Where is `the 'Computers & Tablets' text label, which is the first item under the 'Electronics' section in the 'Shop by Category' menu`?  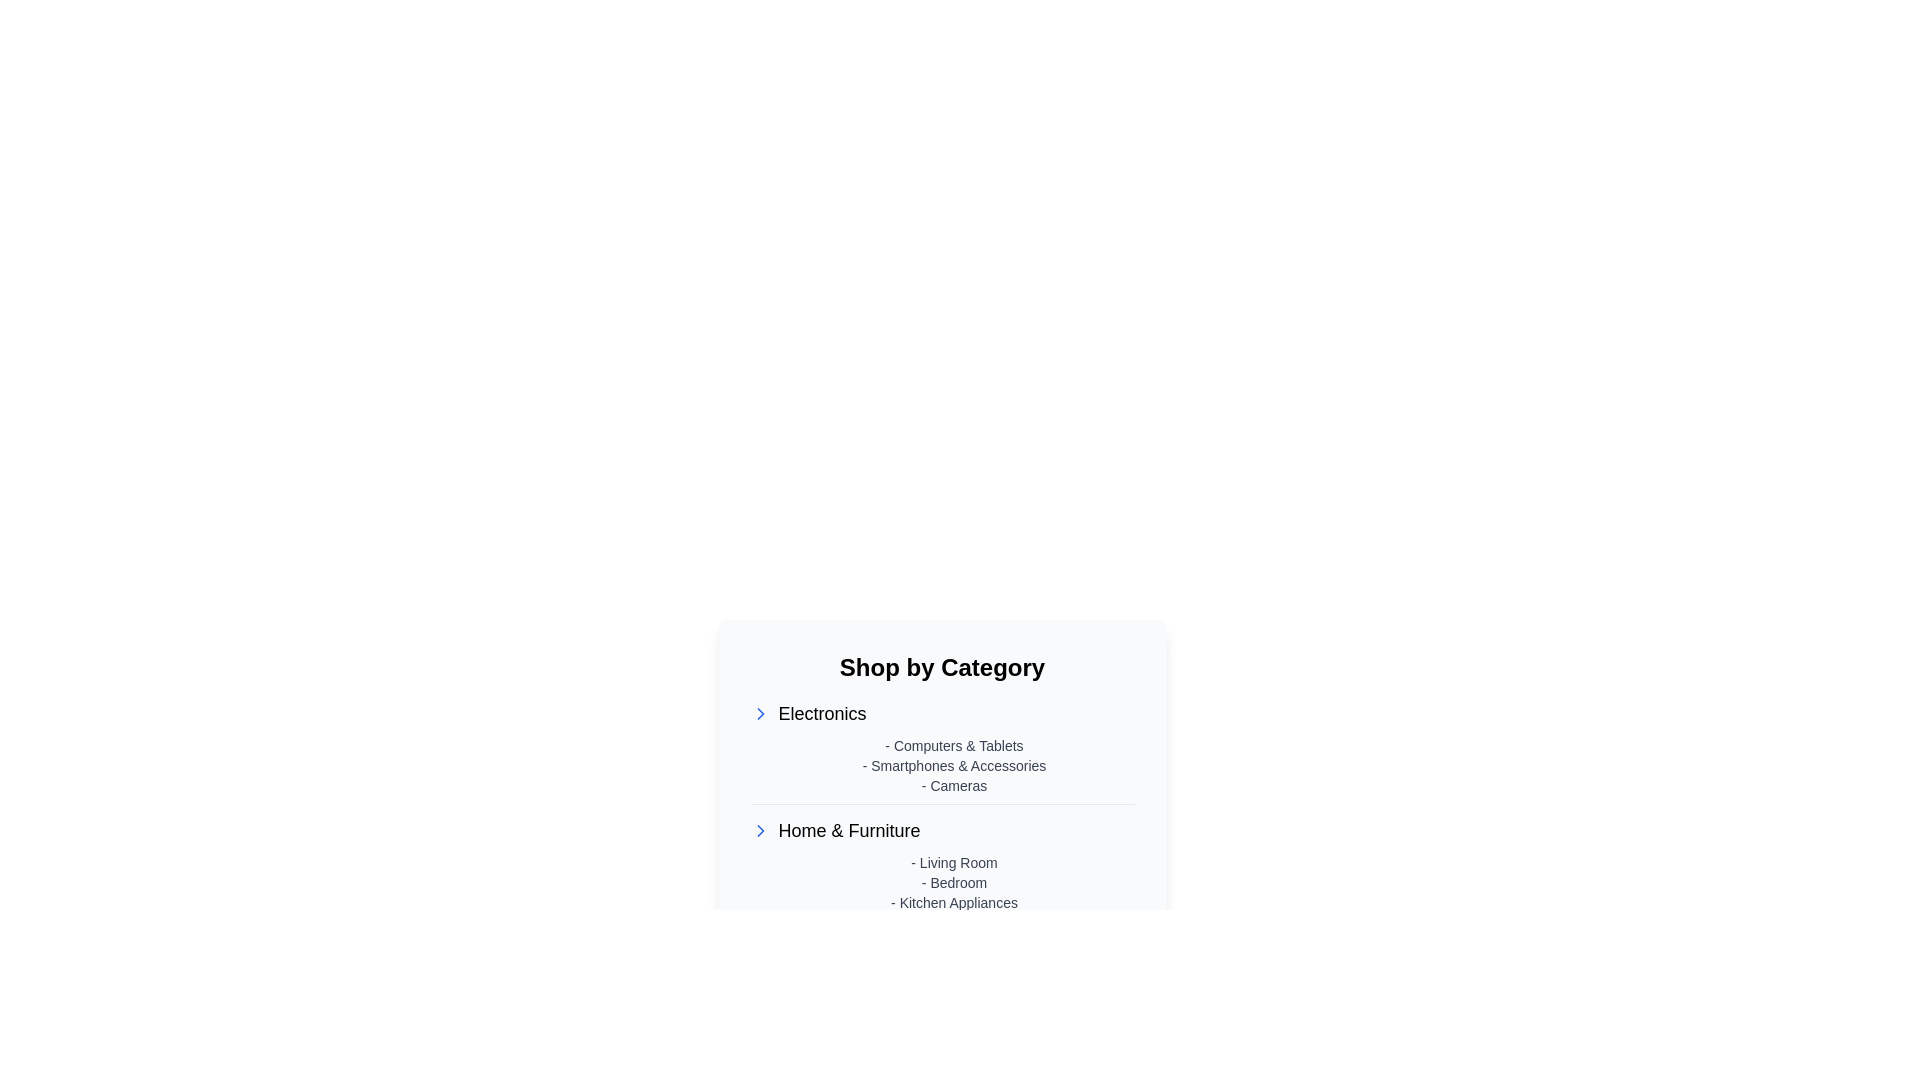 the 'Computers & Tablets' text label, which is the first item under the 'Electronics' section in the 'Shop by Category' menu is located at coordinates (953, 745).